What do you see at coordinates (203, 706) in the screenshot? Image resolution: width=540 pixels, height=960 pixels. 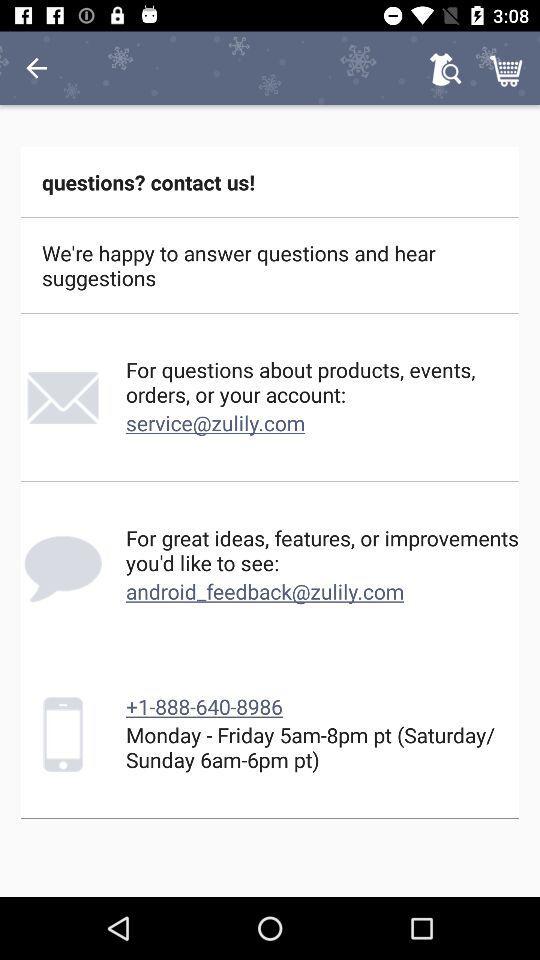 I see `the item above the monday friday 5am item` at bounding box center [203, 706].